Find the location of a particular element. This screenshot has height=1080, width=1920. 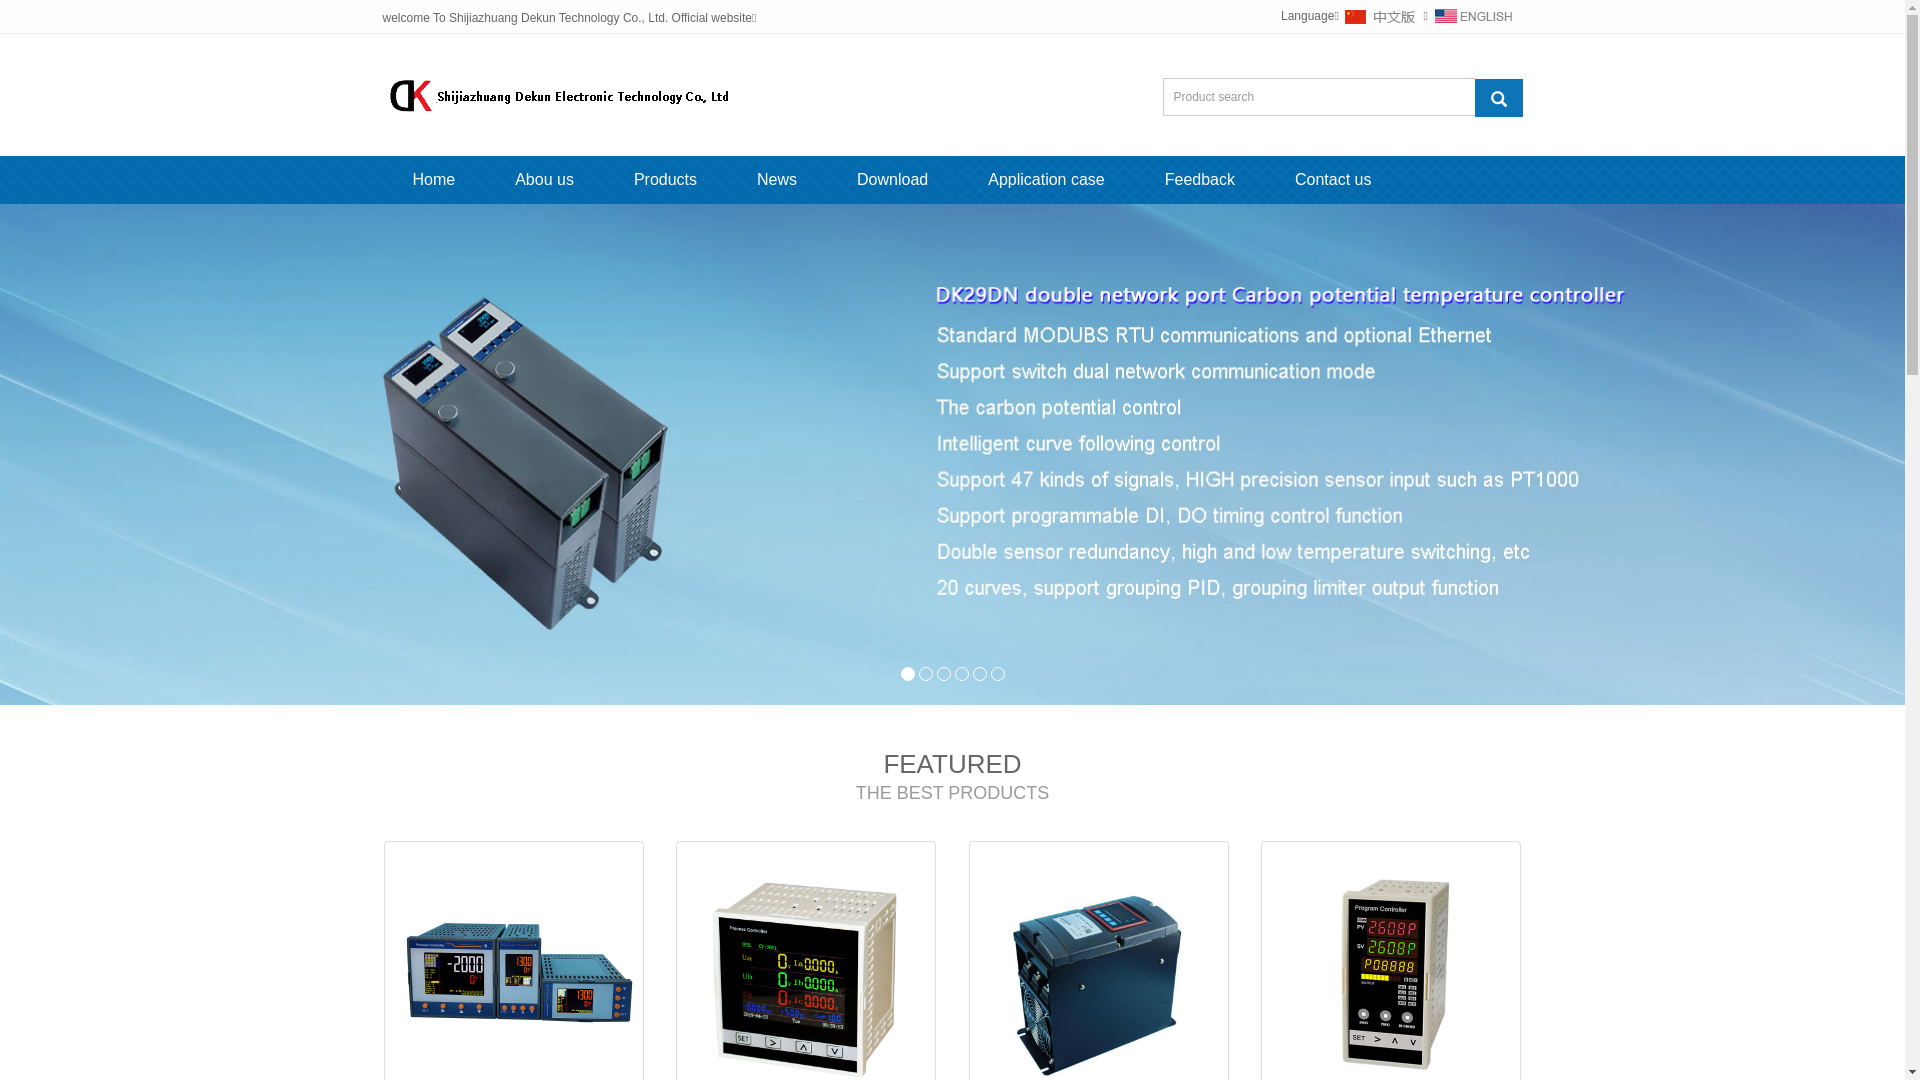

'5' is located at coordinates (979, 674).